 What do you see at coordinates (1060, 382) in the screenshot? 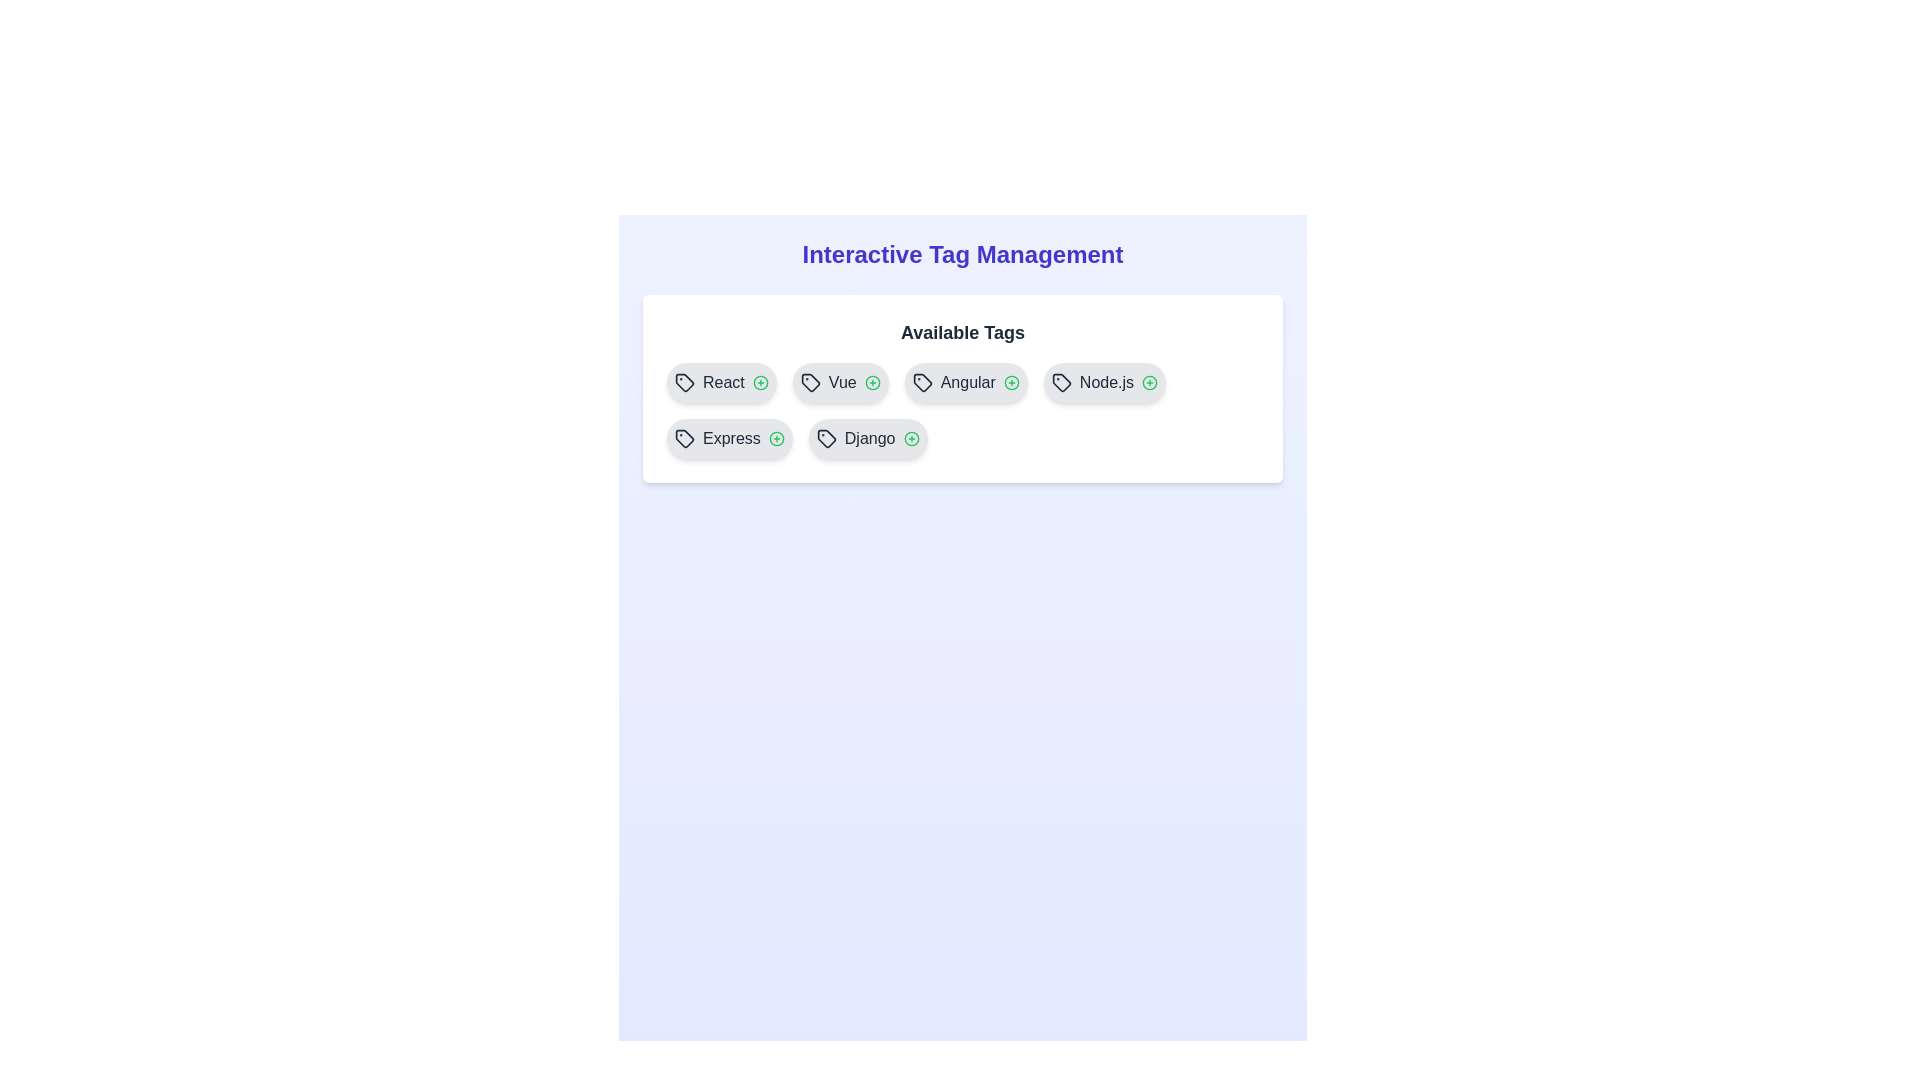
I see `the tag icon representing 'Node.js'` at bounding box center [1060, 382].